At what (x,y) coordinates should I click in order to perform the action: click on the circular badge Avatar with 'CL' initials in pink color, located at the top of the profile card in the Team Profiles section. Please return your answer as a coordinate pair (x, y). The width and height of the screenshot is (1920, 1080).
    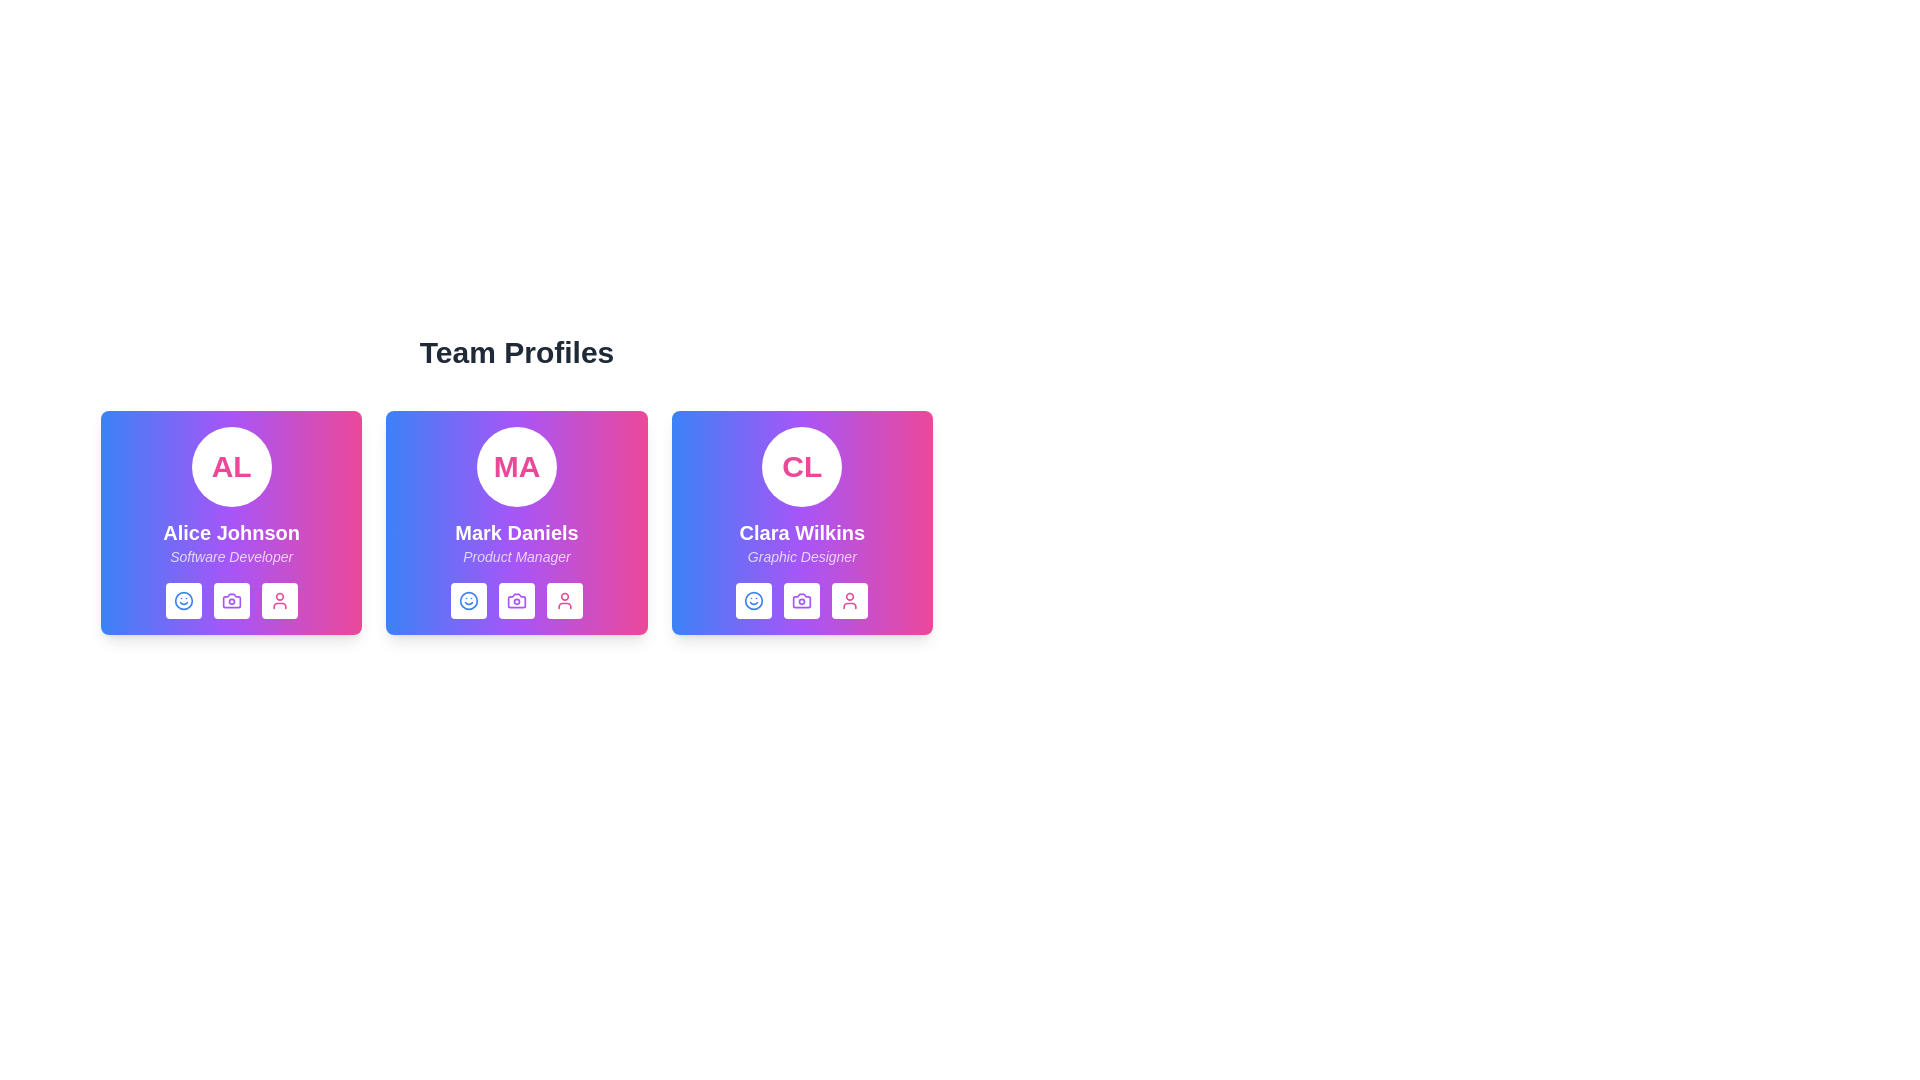
    Looking at the image, I should click on (802, 466).